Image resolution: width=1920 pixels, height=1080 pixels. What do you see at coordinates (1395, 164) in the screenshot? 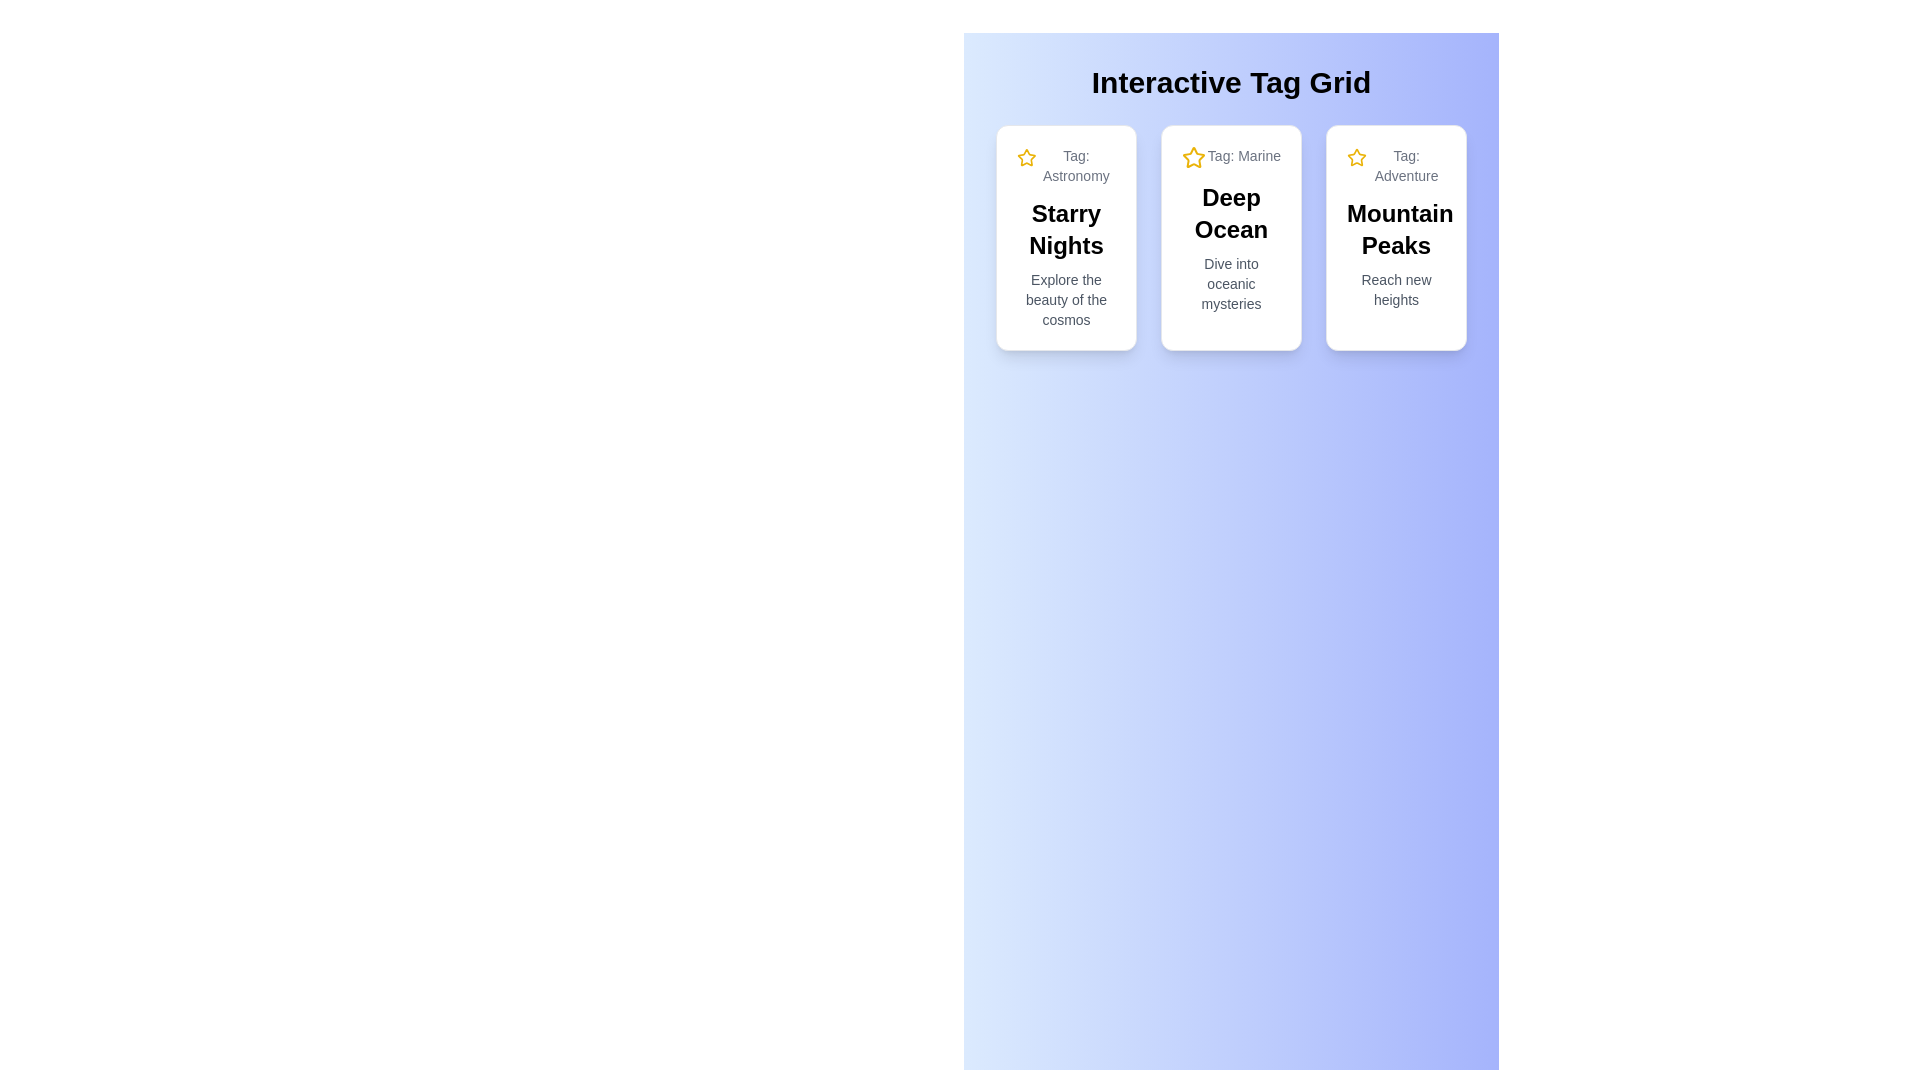
I see `tag information from the 'Adventure' label located at the top of the 'Mountain Peaks' card` at bounding box center [1395, 164].